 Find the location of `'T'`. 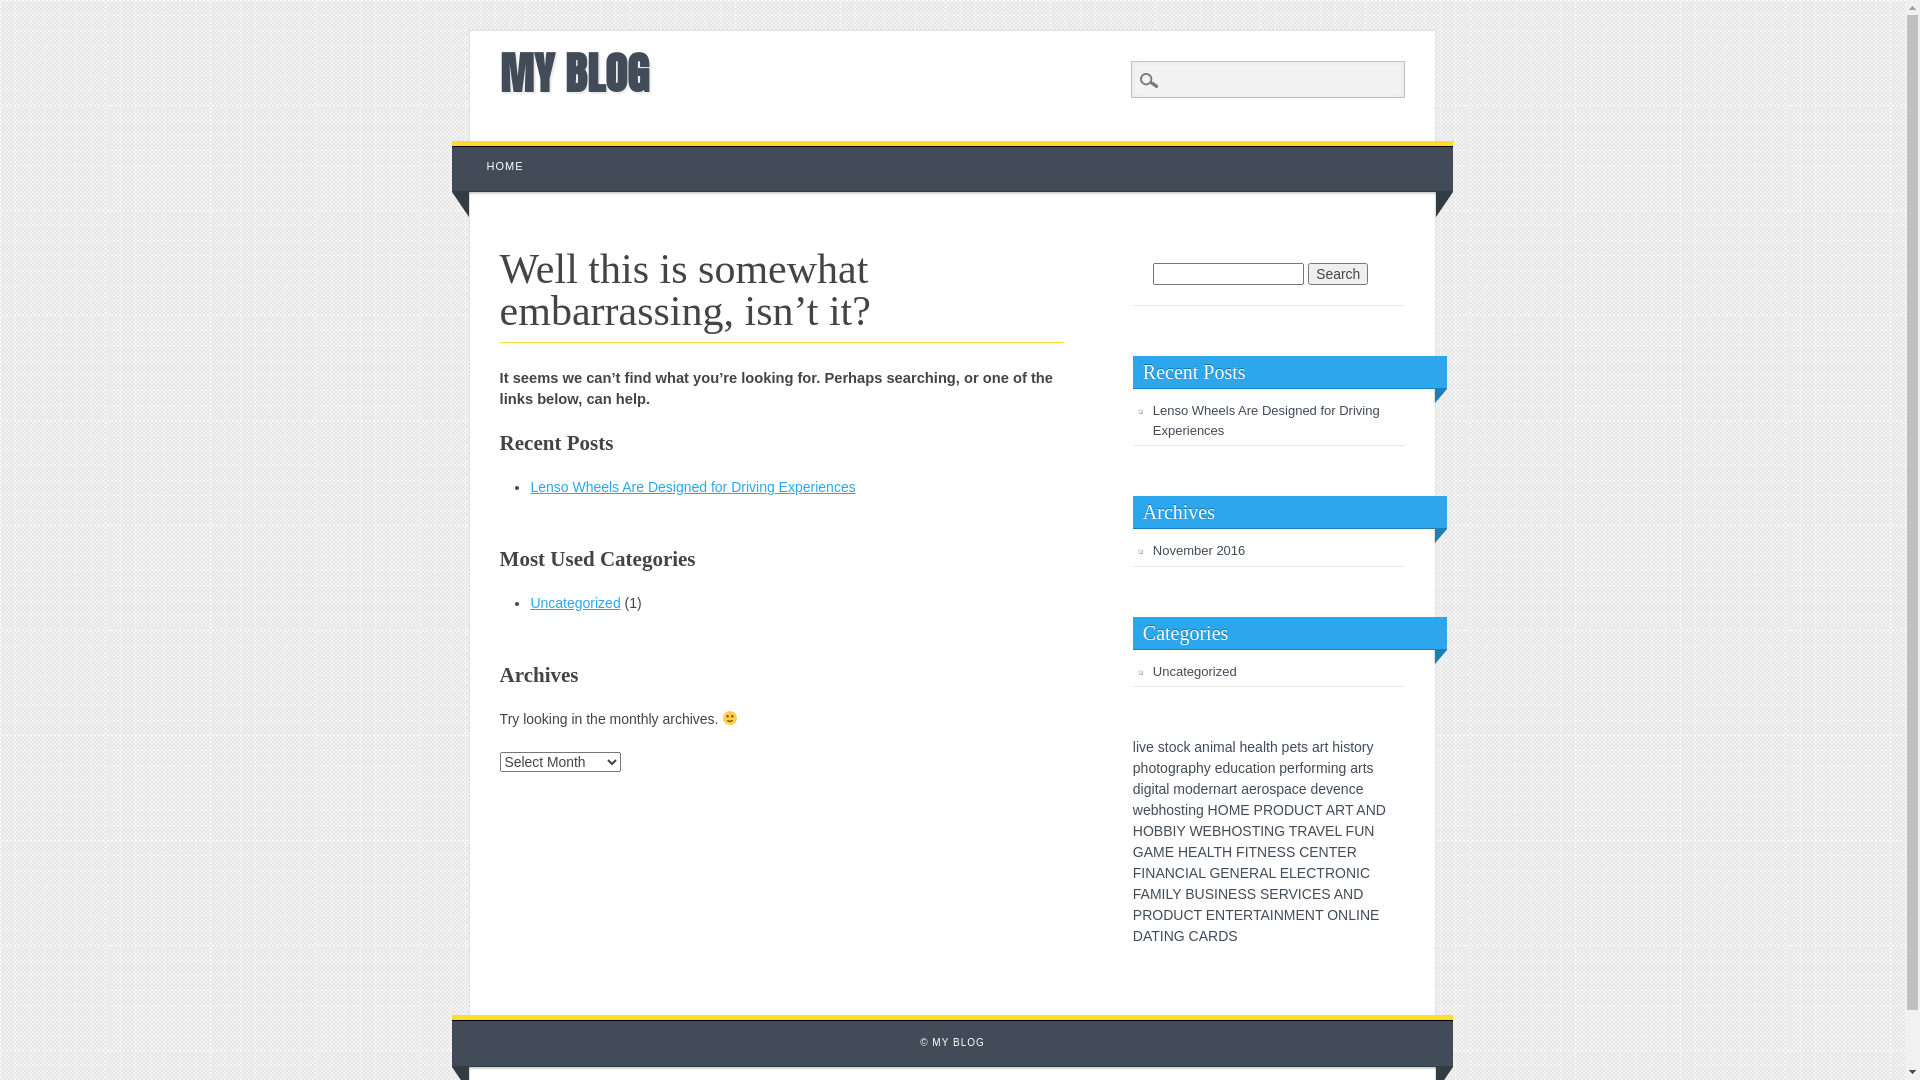

'T' is located at coordinates (1252, 852).